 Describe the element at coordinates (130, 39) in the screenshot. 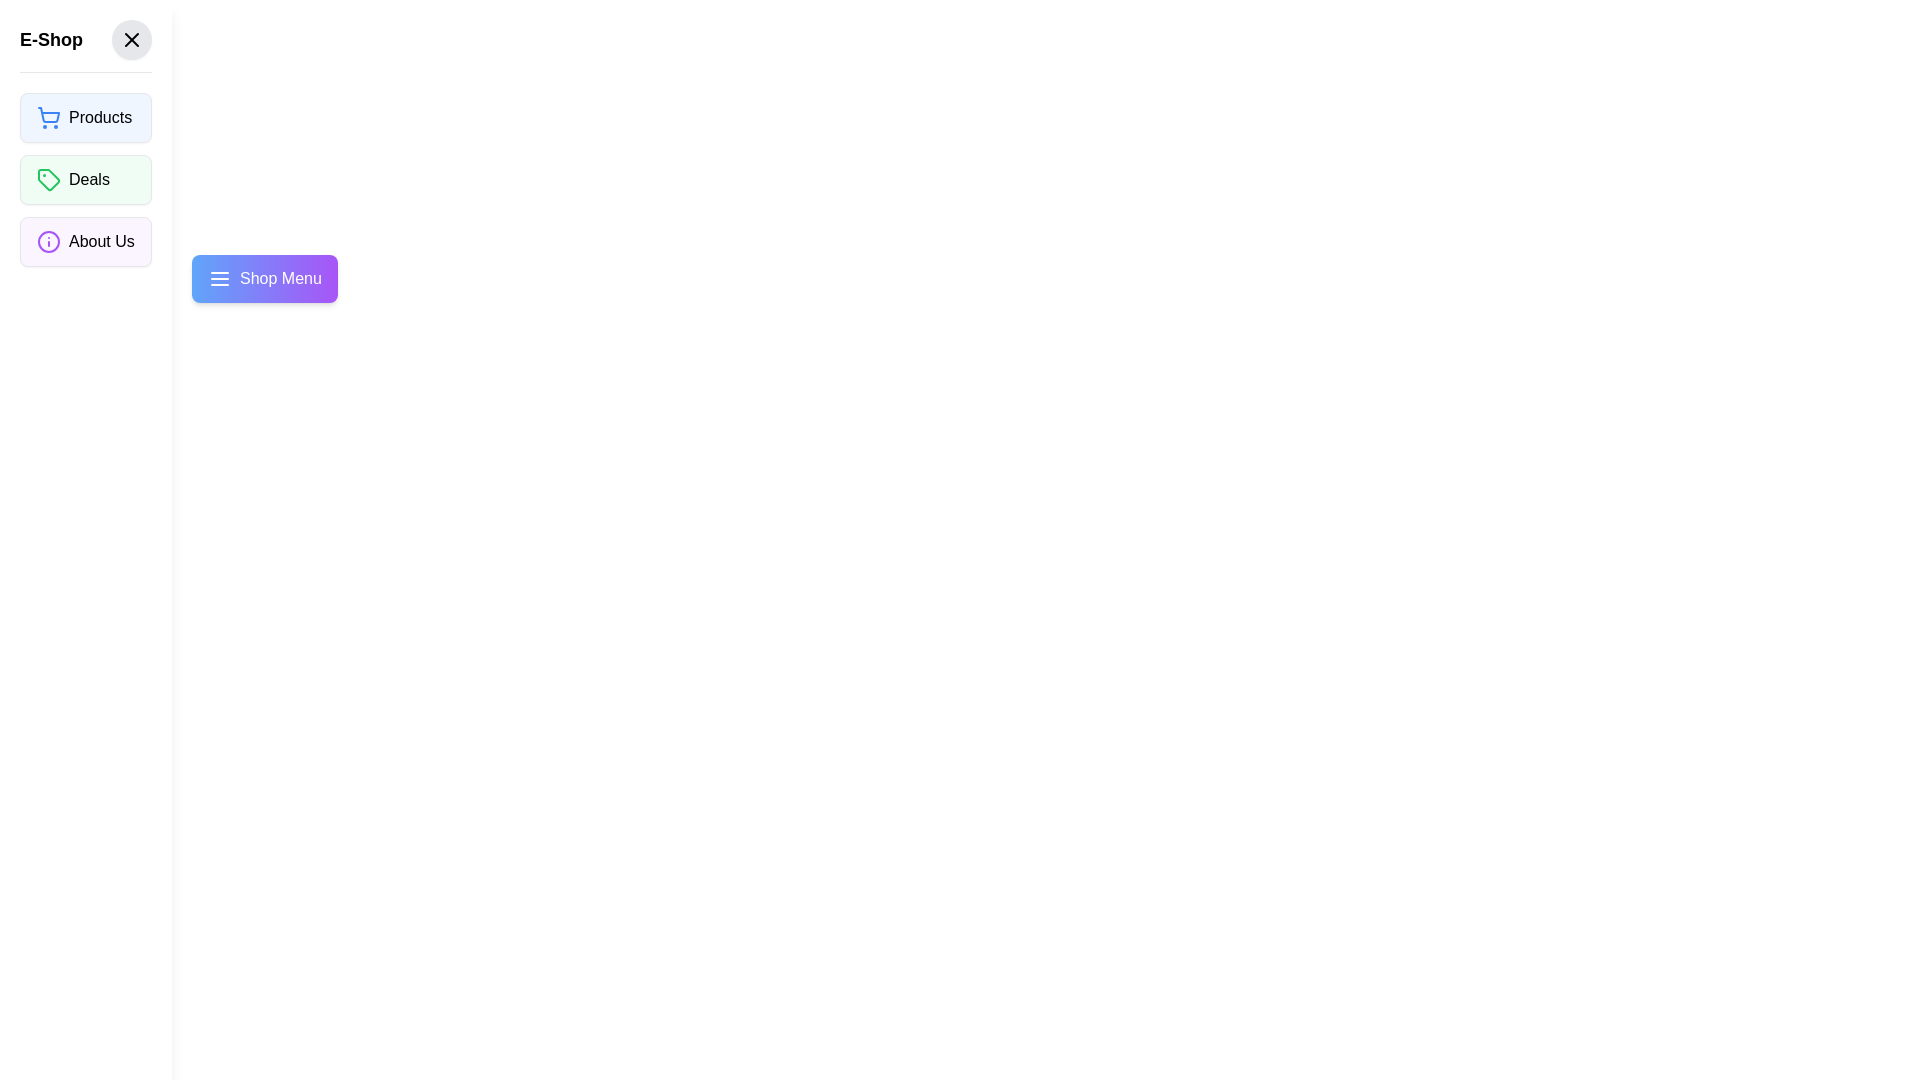

I see `the 'Close' button in the drawer header` at that location.